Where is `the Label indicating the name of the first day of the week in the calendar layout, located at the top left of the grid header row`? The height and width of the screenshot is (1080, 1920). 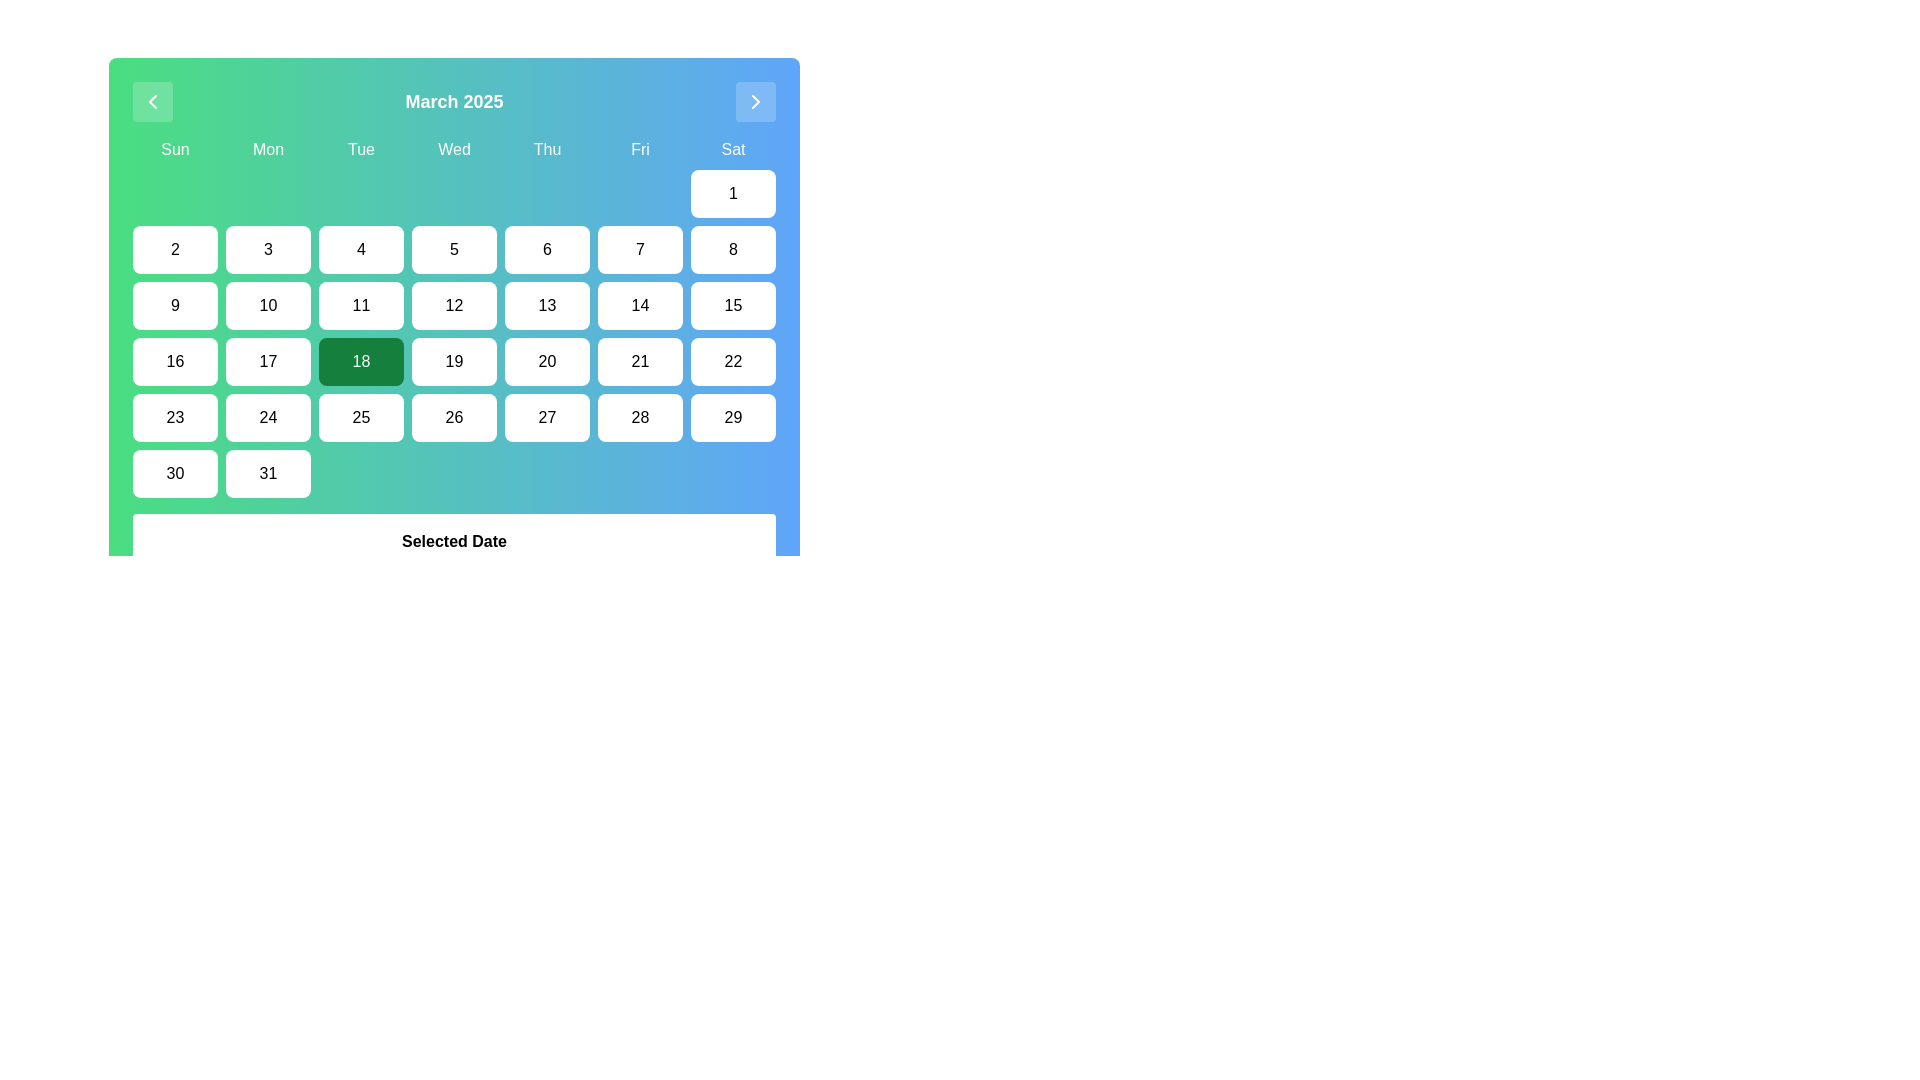
the Label indicating the name of the first day of the week in the calendar layout, located at the top left of the grid header row is located at coordinates (175, 149).